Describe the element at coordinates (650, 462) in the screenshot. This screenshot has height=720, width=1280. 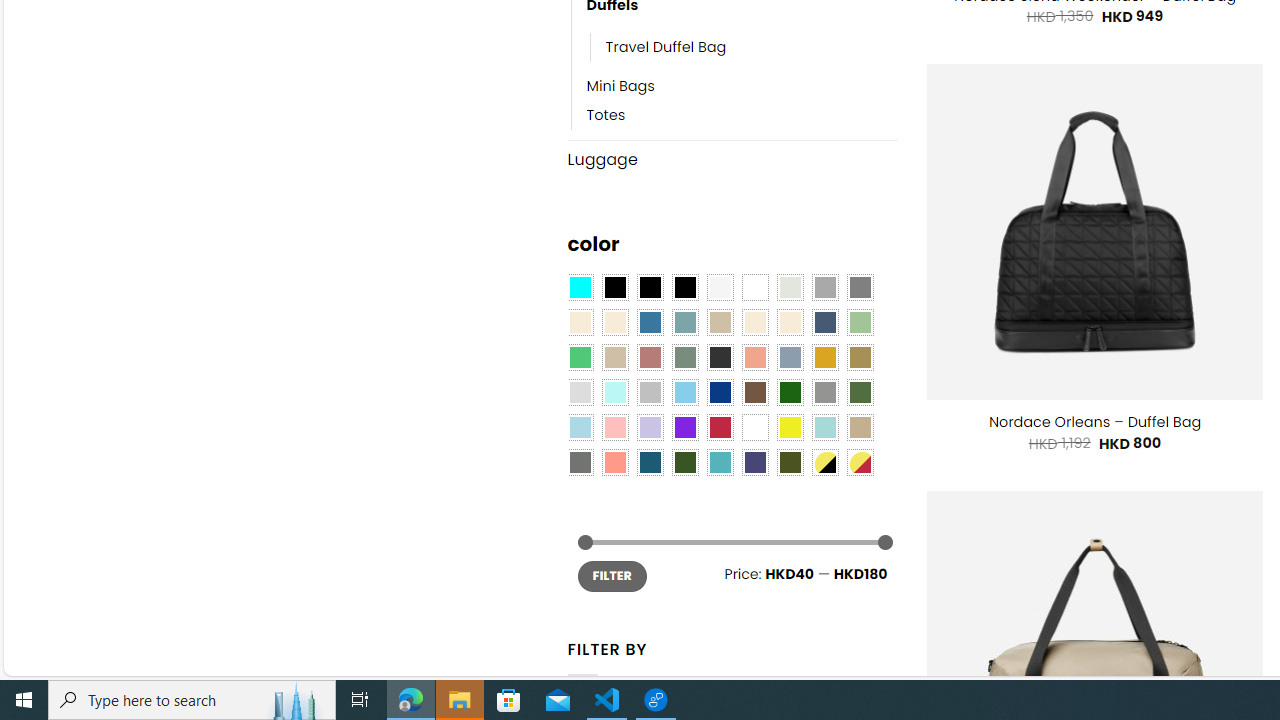
I see `'Capri Blue'` at that location.